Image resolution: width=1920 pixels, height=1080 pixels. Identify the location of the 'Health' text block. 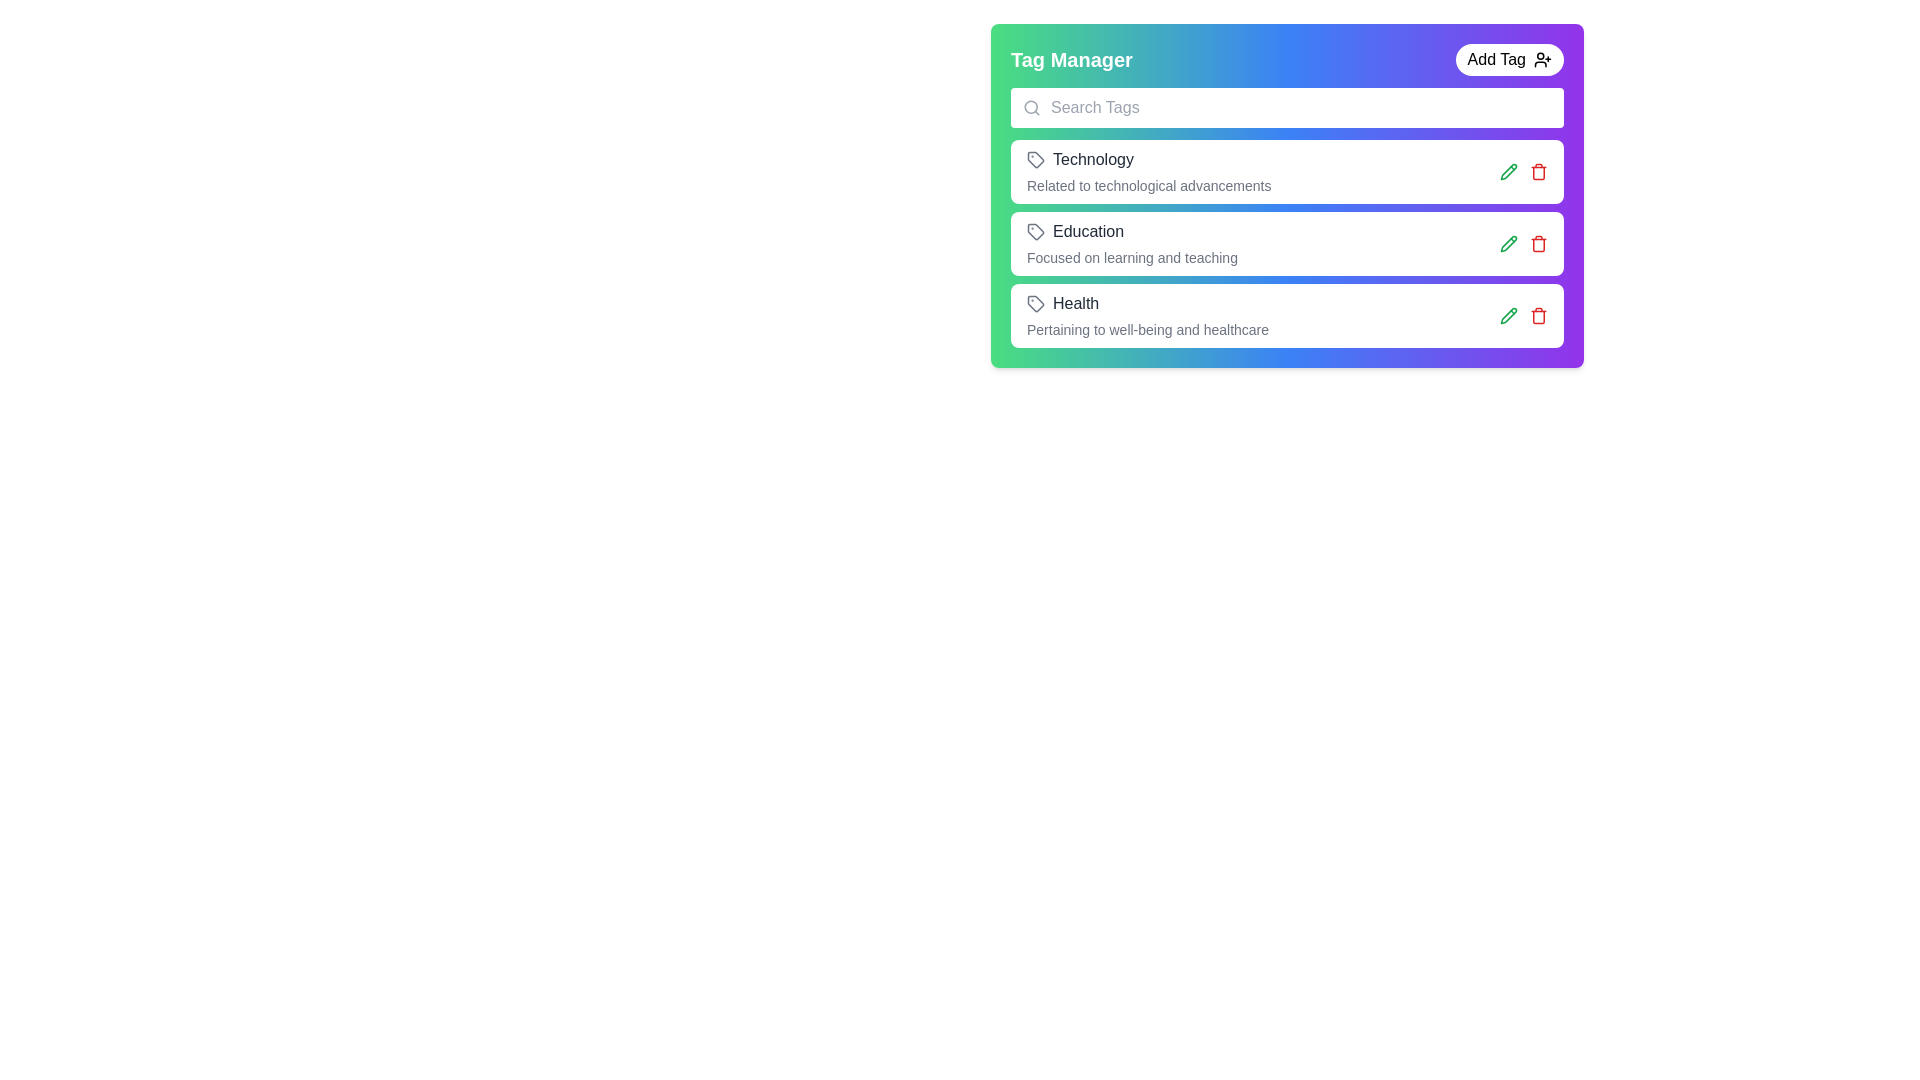
(1147, 315).